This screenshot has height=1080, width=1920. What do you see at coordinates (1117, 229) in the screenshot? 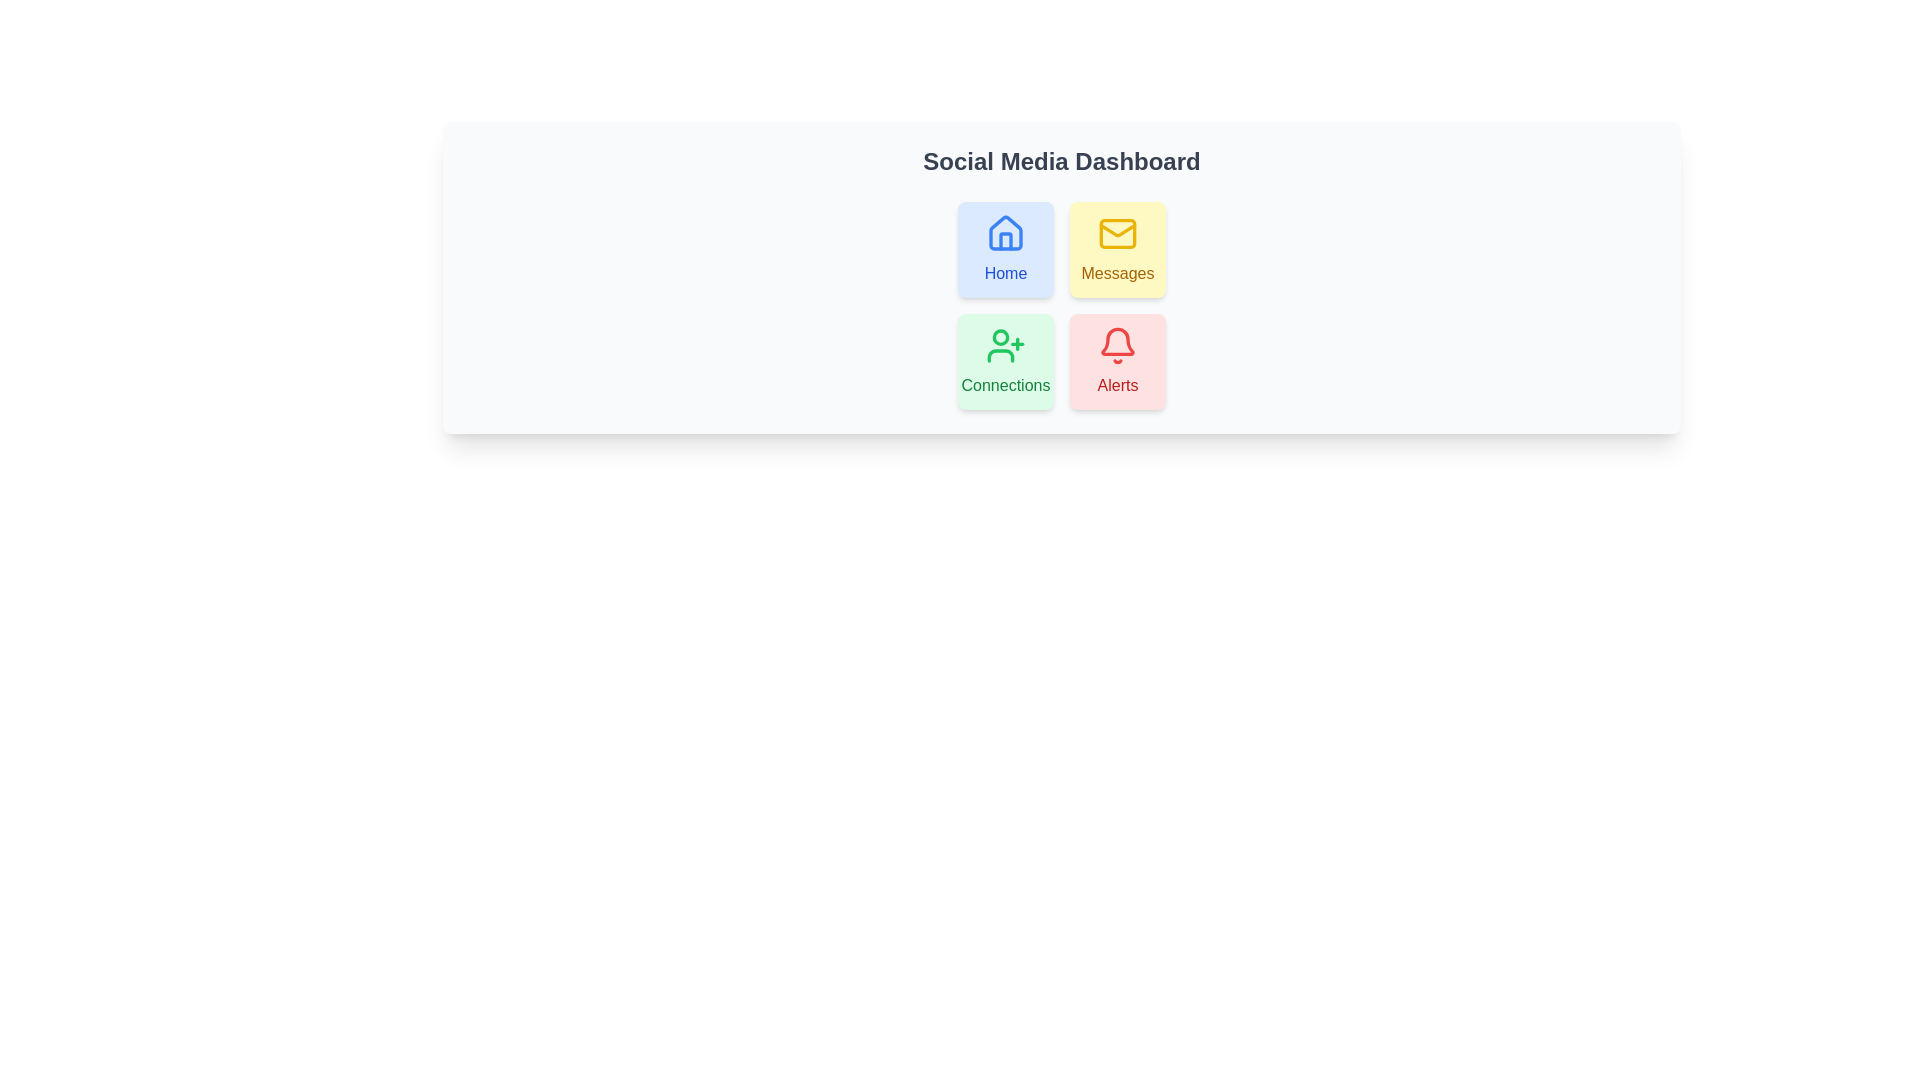
I see `the envelope flap symbol within the 'Messages' icon in the Social Media Dashboard interface, which is represented by a triangular shape on a yellow square background` at bounding box center [1117, 229].